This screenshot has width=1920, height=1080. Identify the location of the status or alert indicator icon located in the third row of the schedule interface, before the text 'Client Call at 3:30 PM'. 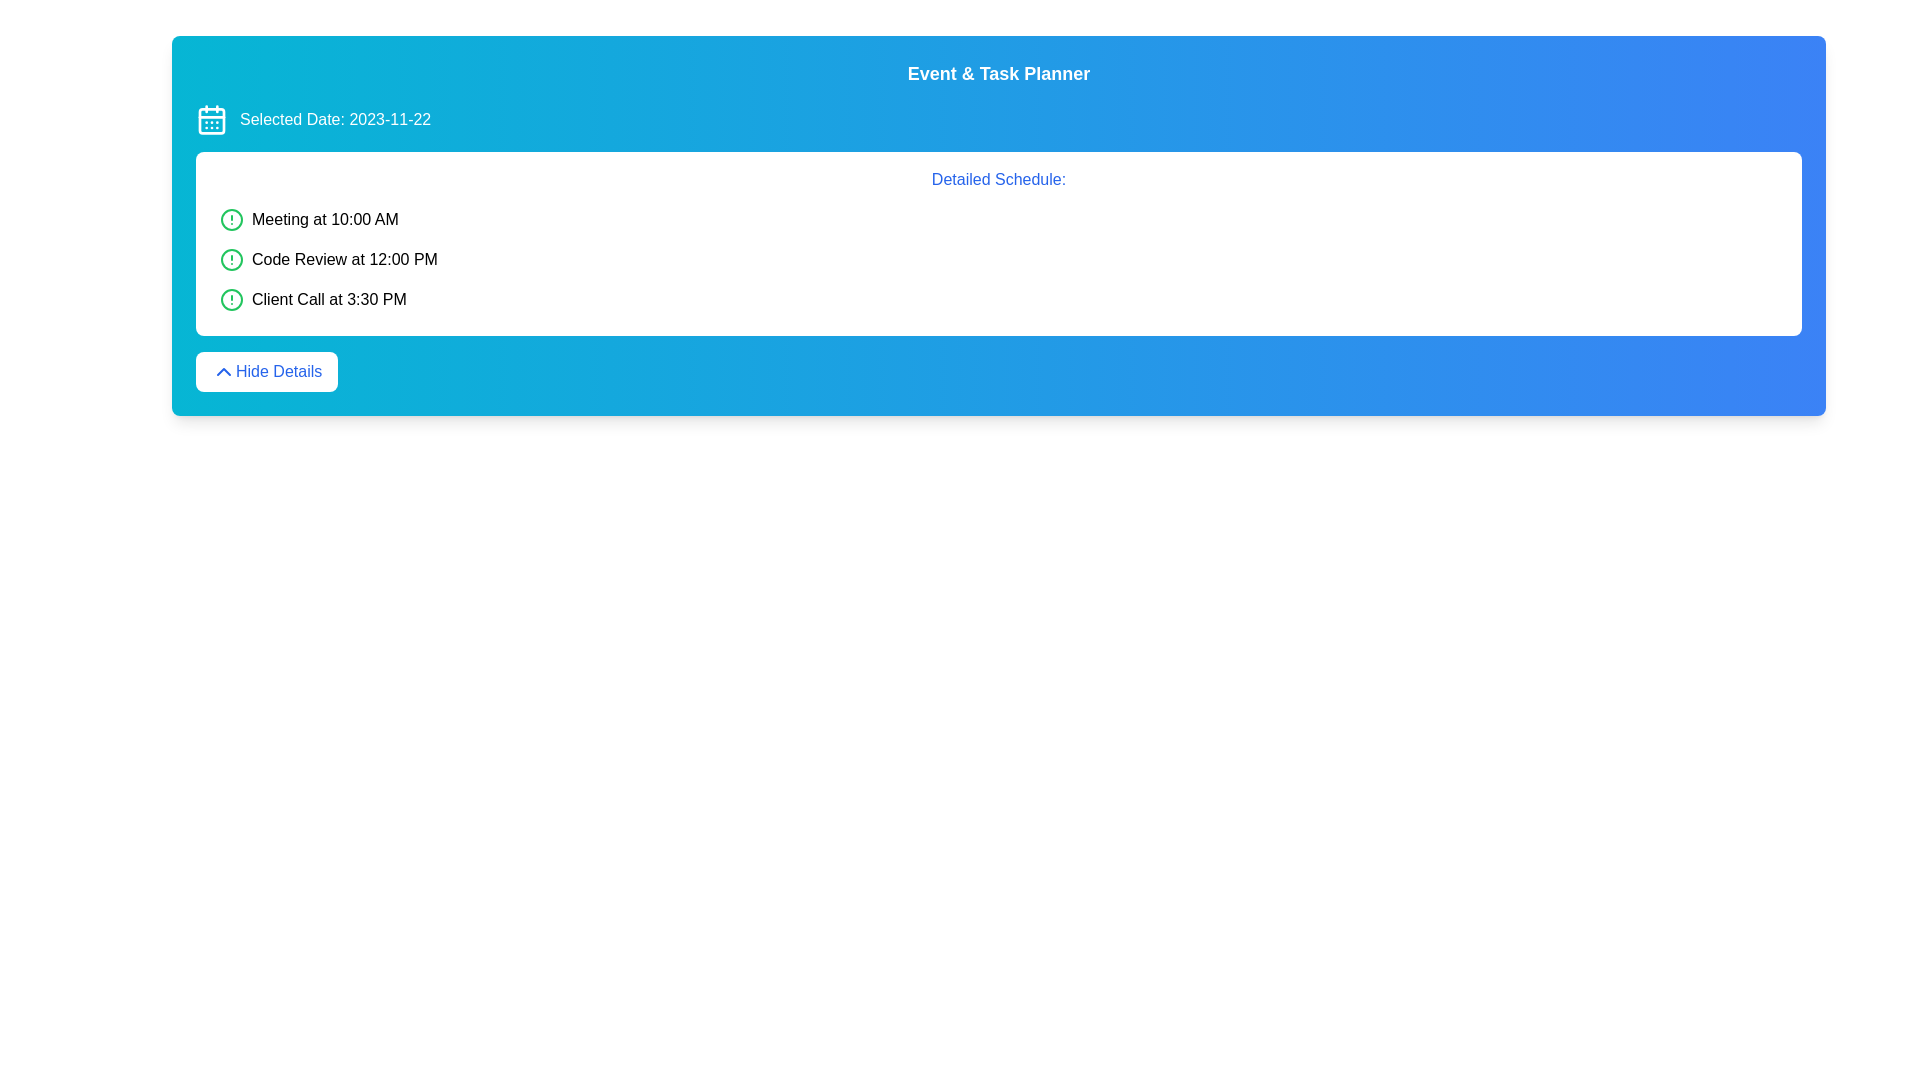
(231, 300).